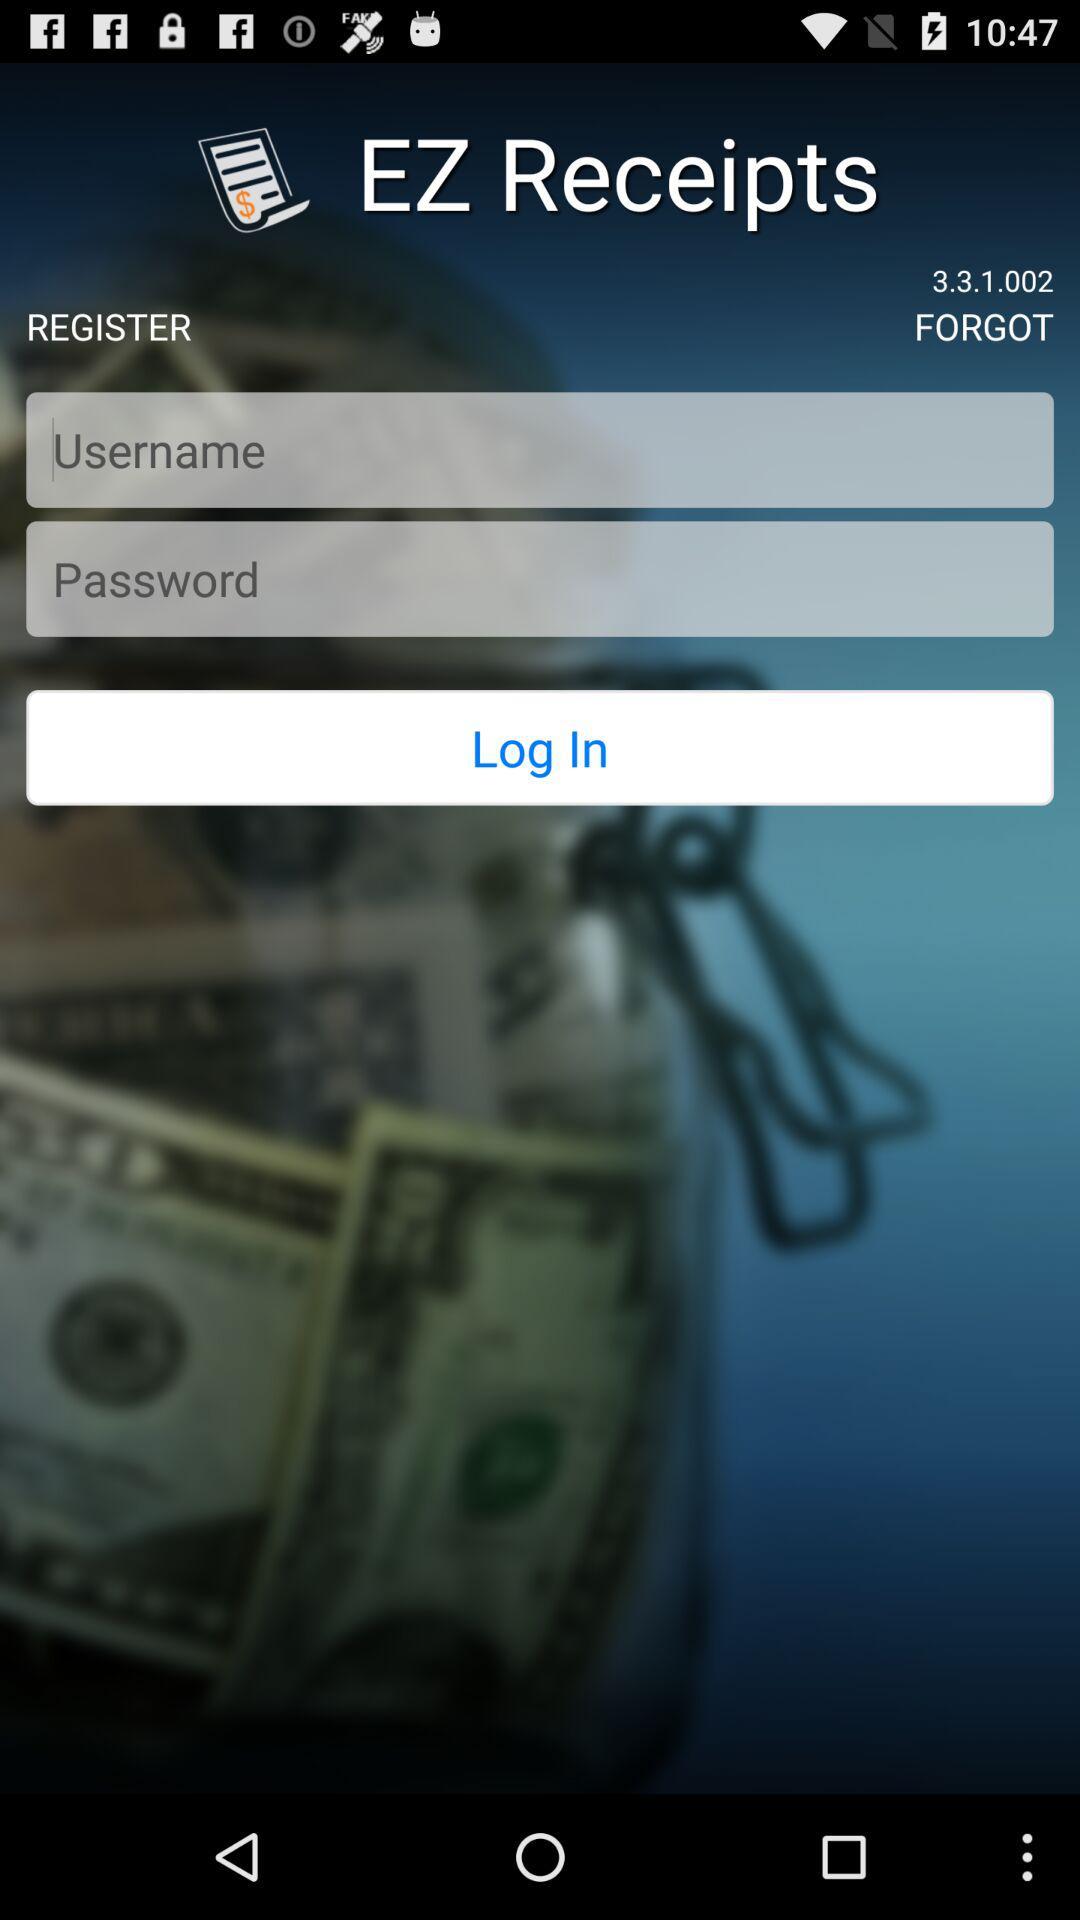  What do you see at coordinates (540, 578) in the screenshot?
I see `textbox to fill password` at bounding box center [540, 578].